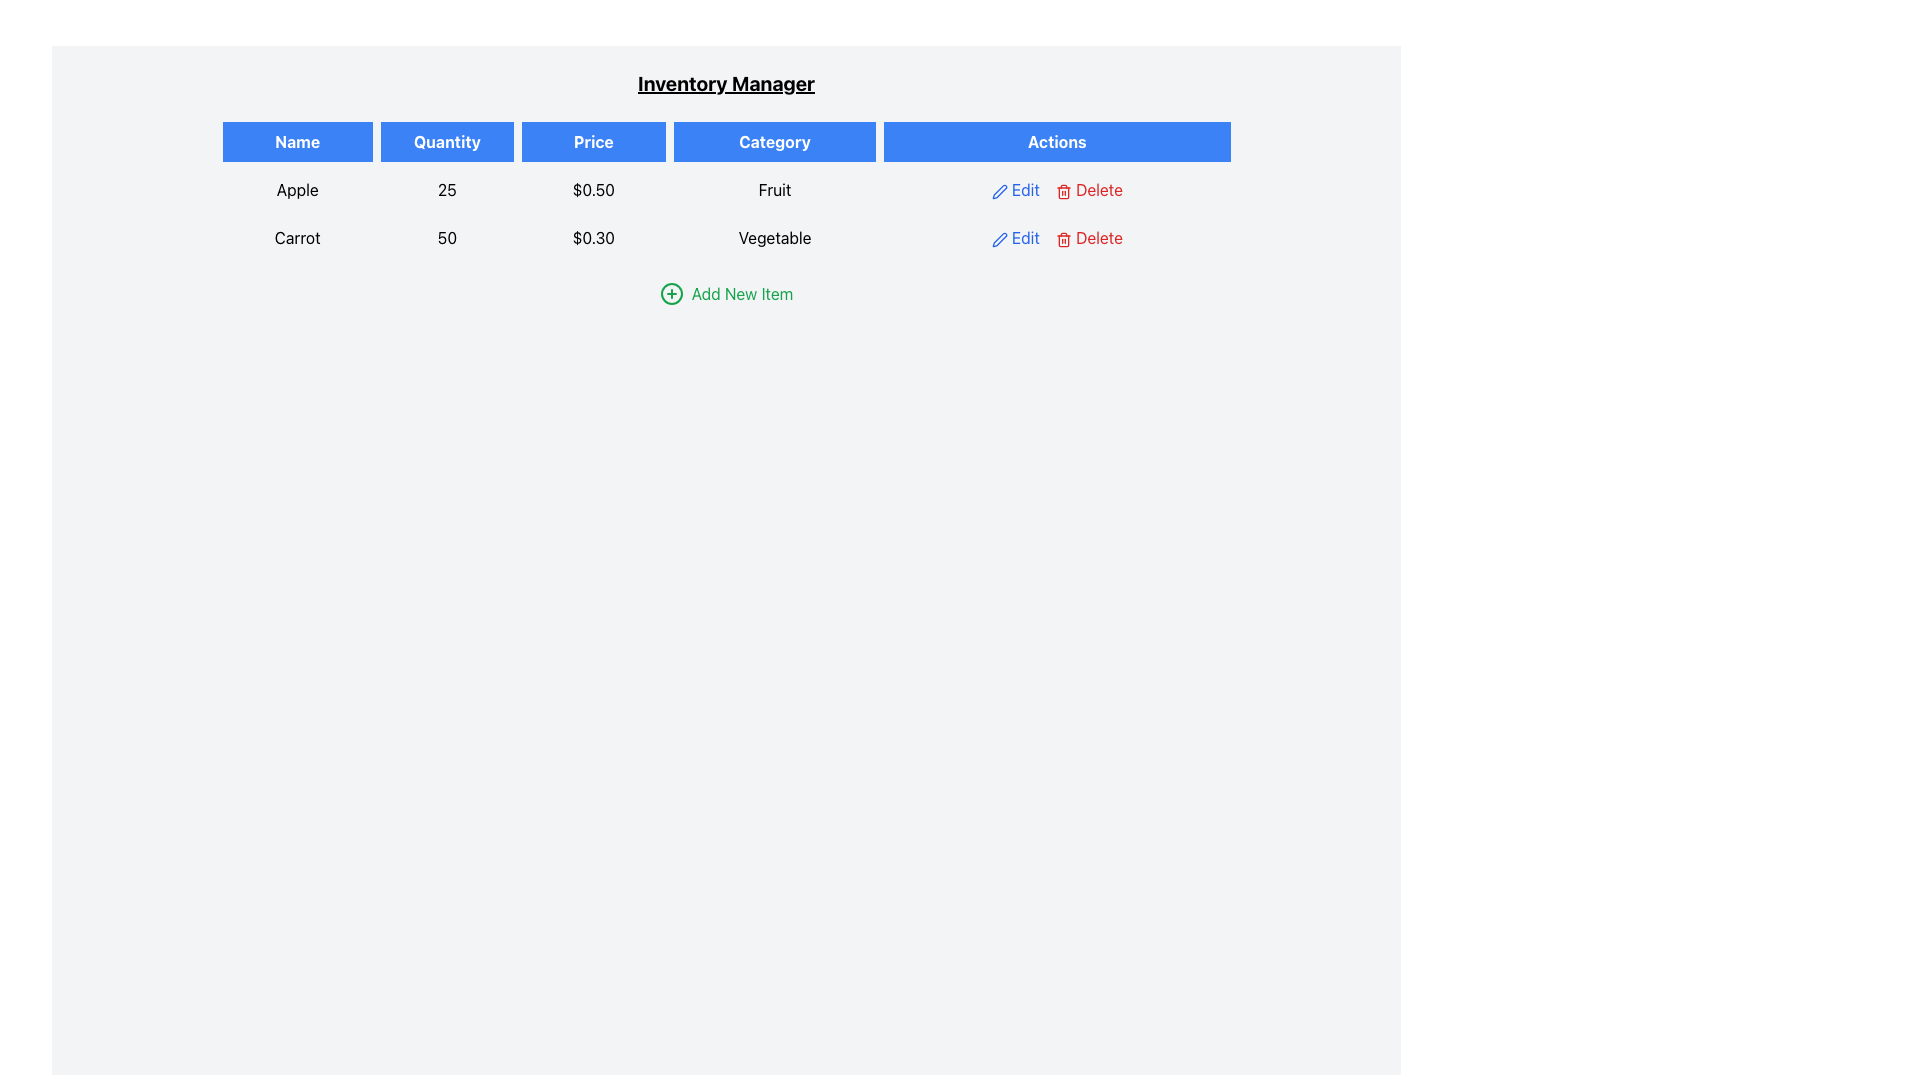  What do you see at coordinates (446, 237) in the screenshot?
I see `the static text field displaying '50' in the 'Quantity' column of the table, located in the second row between 'Carrot' and '$0.30'` at bounding box center [446, 237].